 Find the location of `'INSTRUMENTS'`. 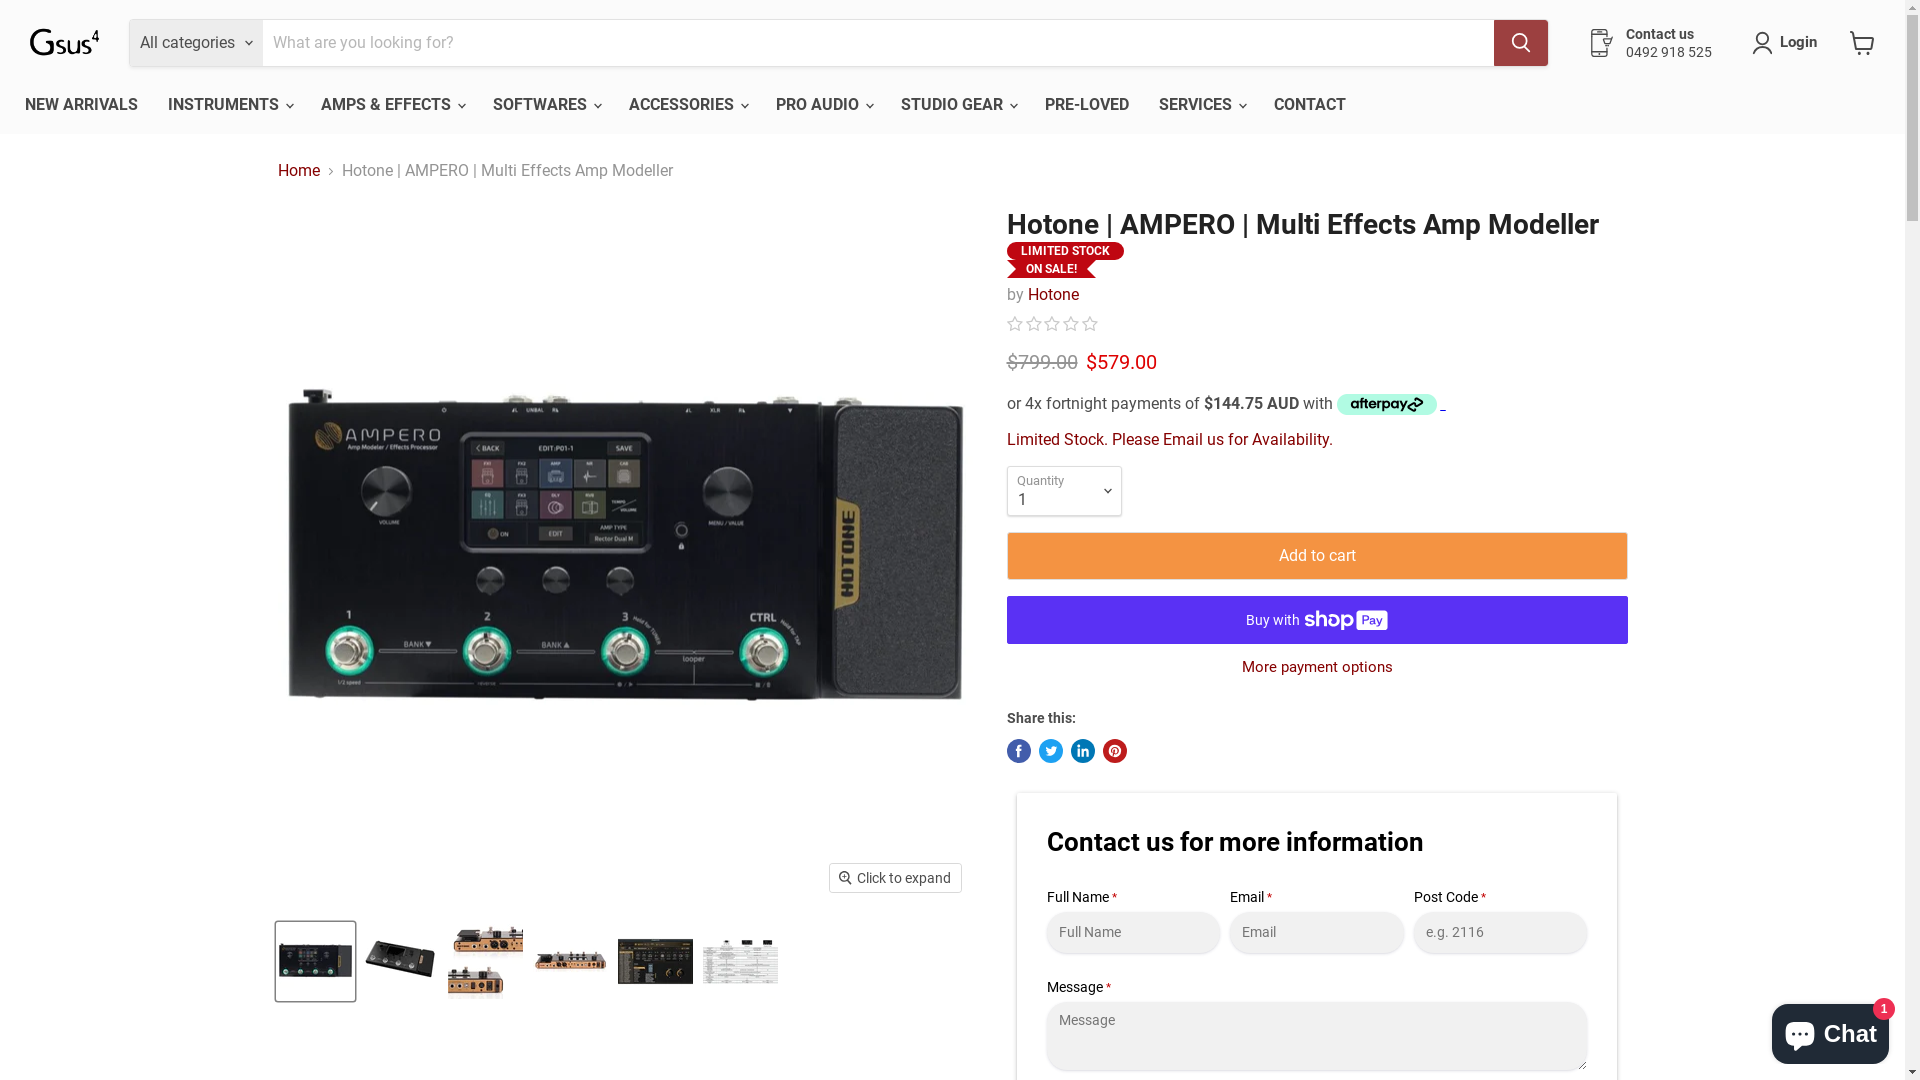

'INSTRUMENTS' is located at coordinates (229, 104).